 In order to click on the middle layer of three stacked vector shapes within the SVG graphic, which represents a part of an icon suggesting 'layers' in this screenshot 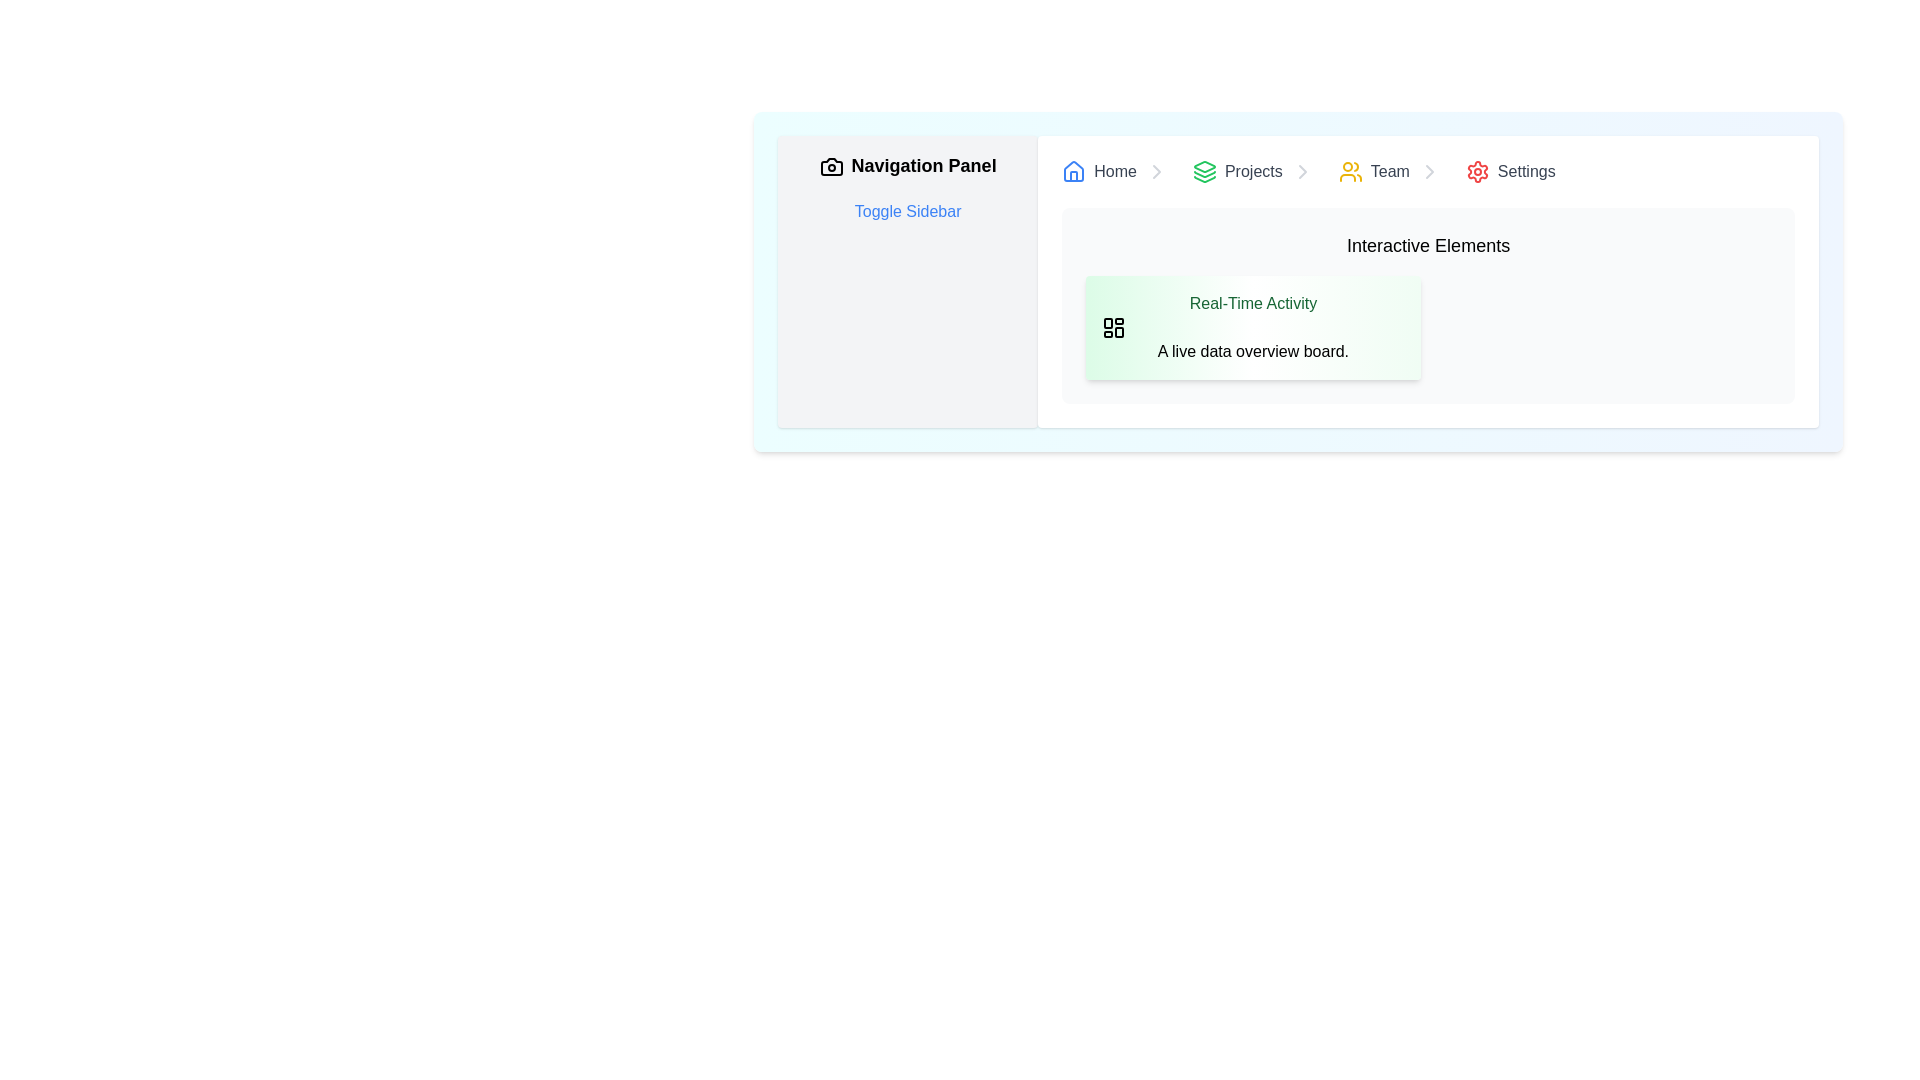, I will do `click(1203, 173)`.